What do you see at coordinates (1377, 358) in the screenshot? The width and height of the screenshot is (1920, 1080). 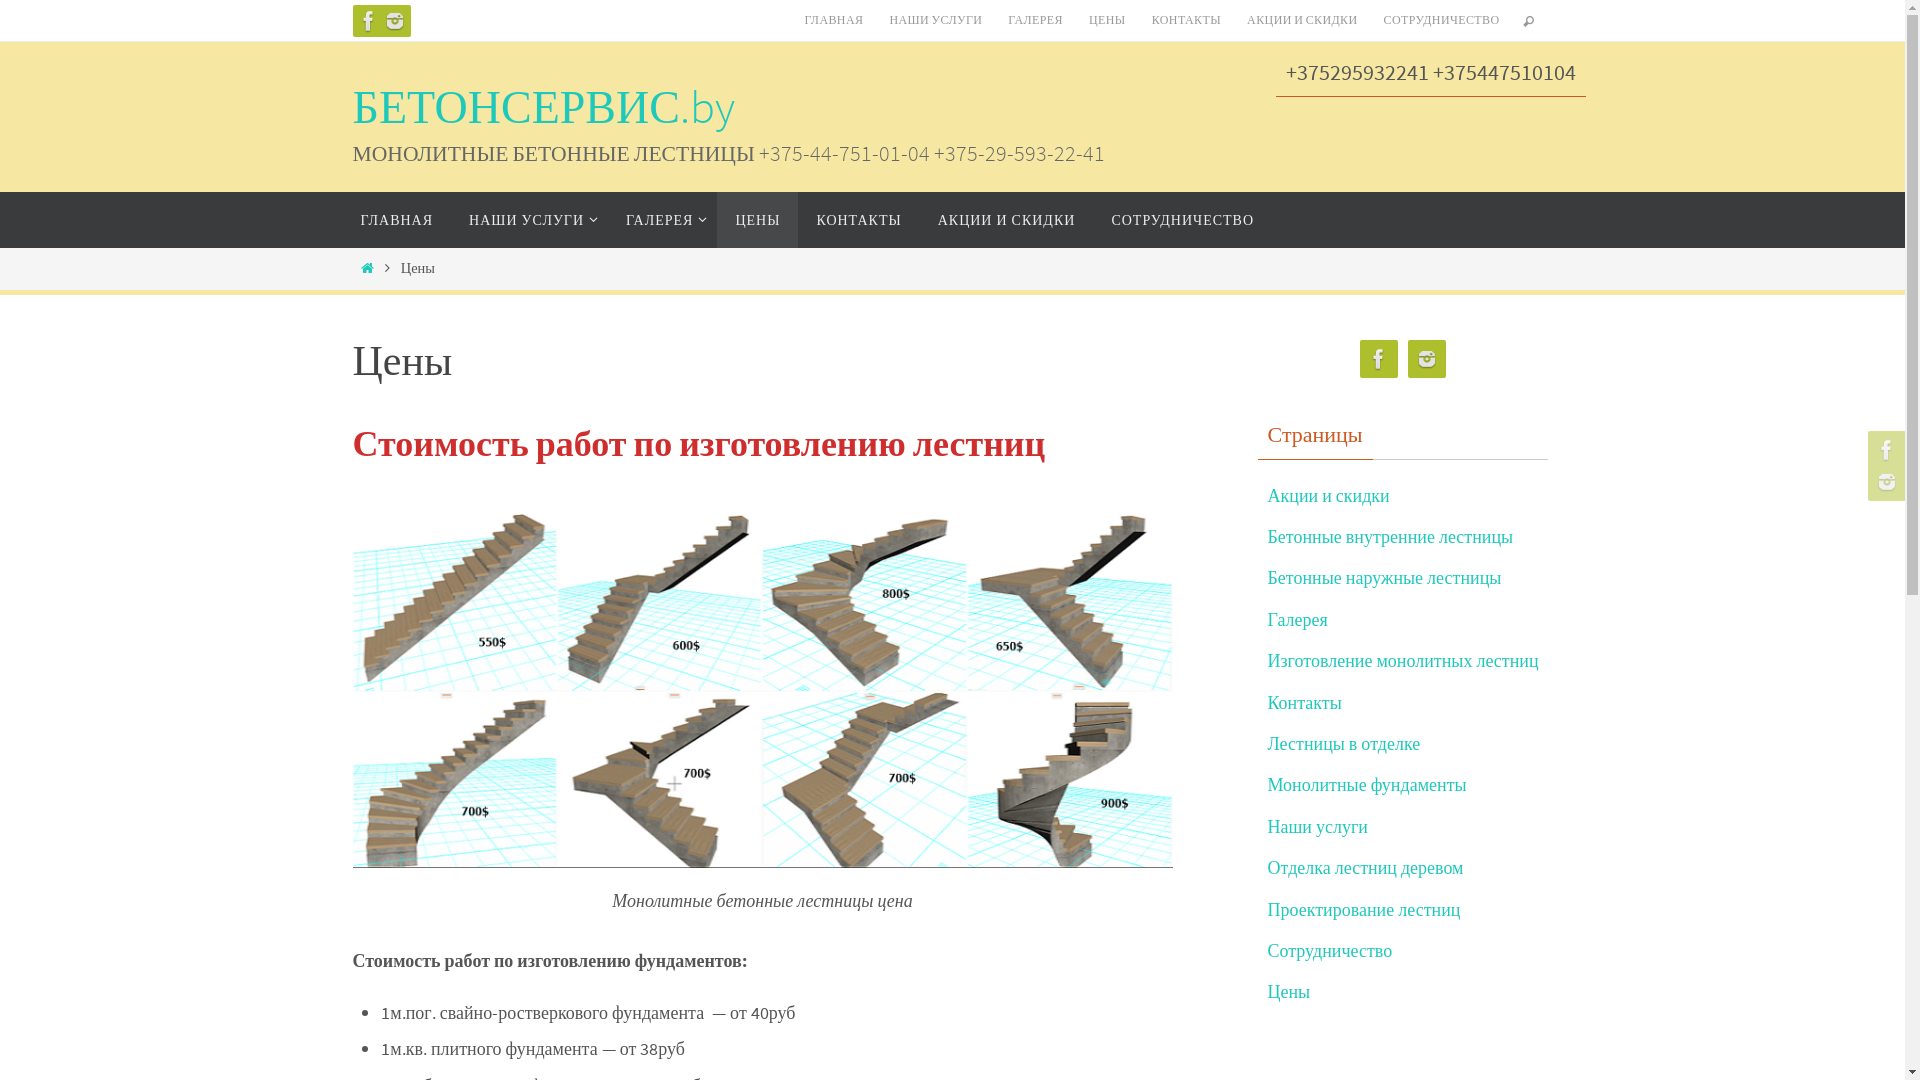 I see `'https://www.facebook.com/profile.php?id=103939485347872'` at bounding box center [1377, 358].